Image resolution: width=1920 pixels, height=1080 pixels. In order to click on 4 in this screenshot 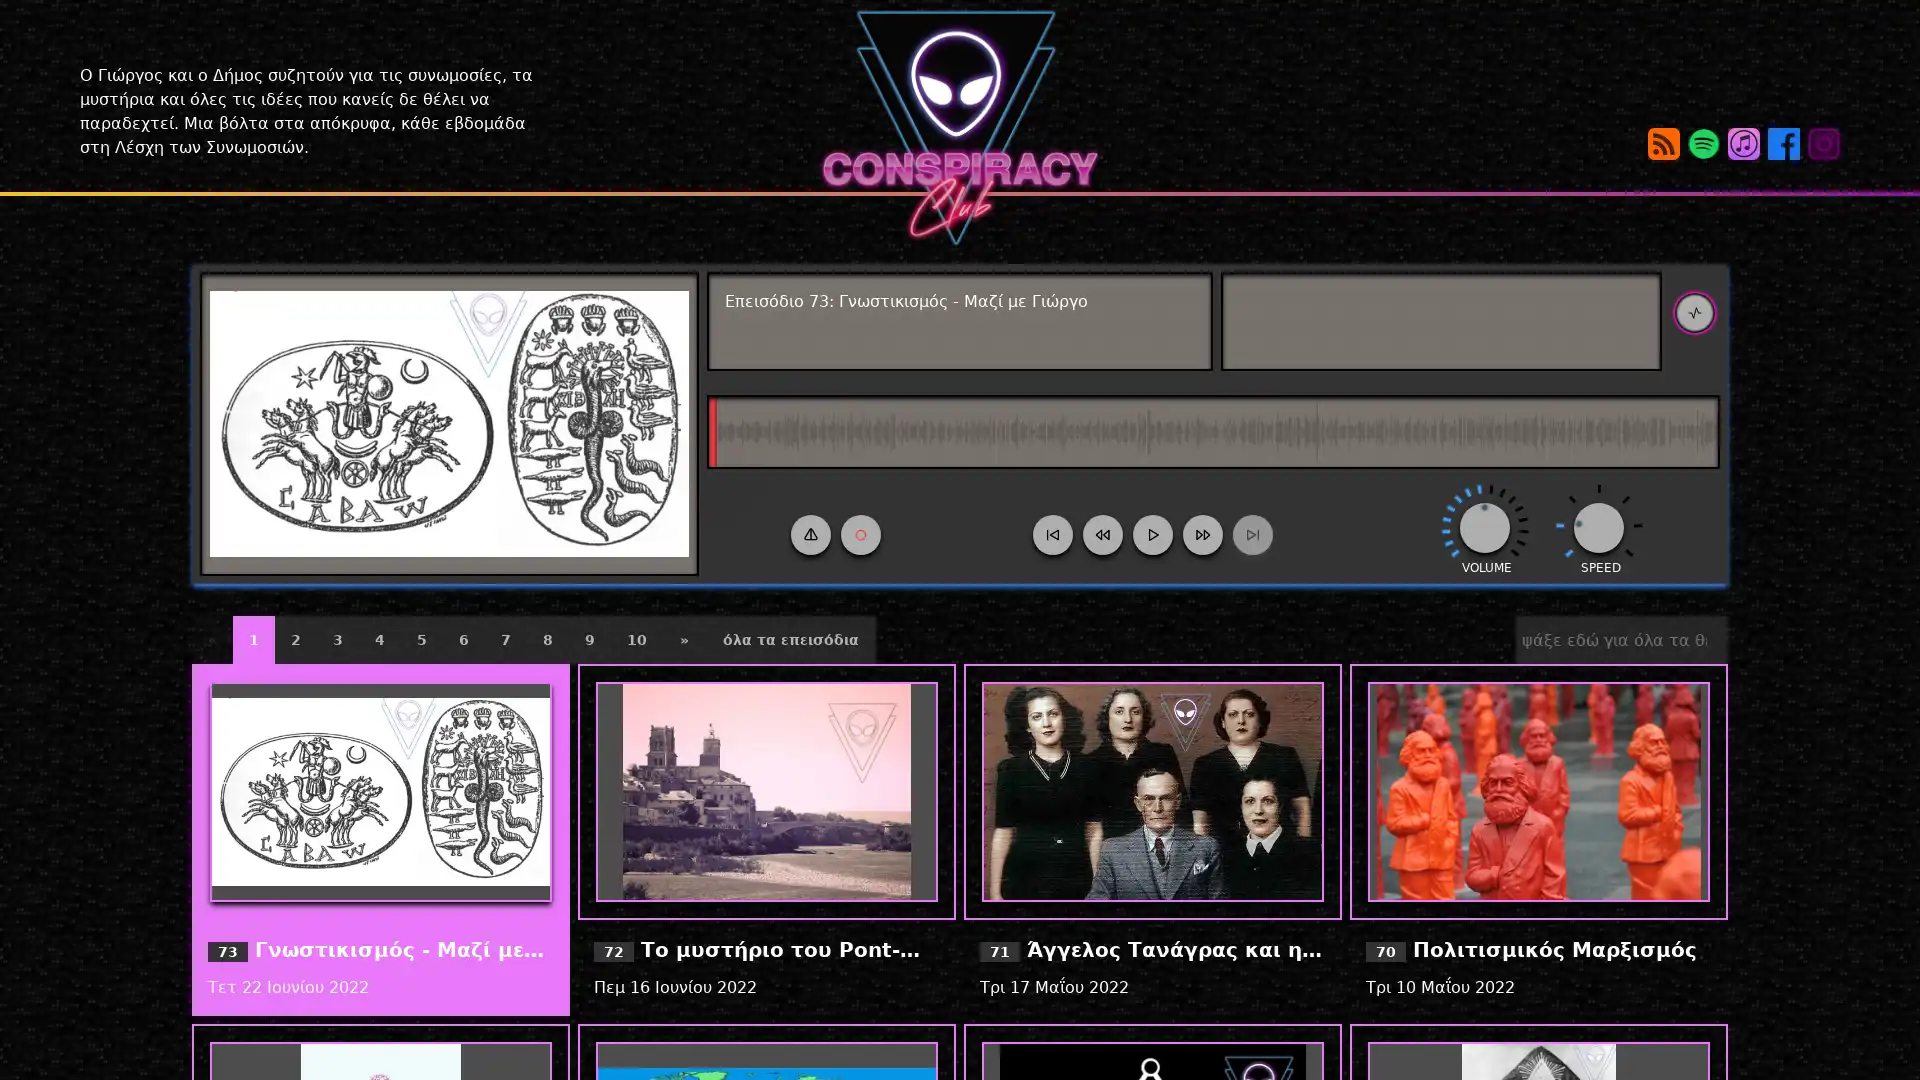, I will do `click(379, 640)`.